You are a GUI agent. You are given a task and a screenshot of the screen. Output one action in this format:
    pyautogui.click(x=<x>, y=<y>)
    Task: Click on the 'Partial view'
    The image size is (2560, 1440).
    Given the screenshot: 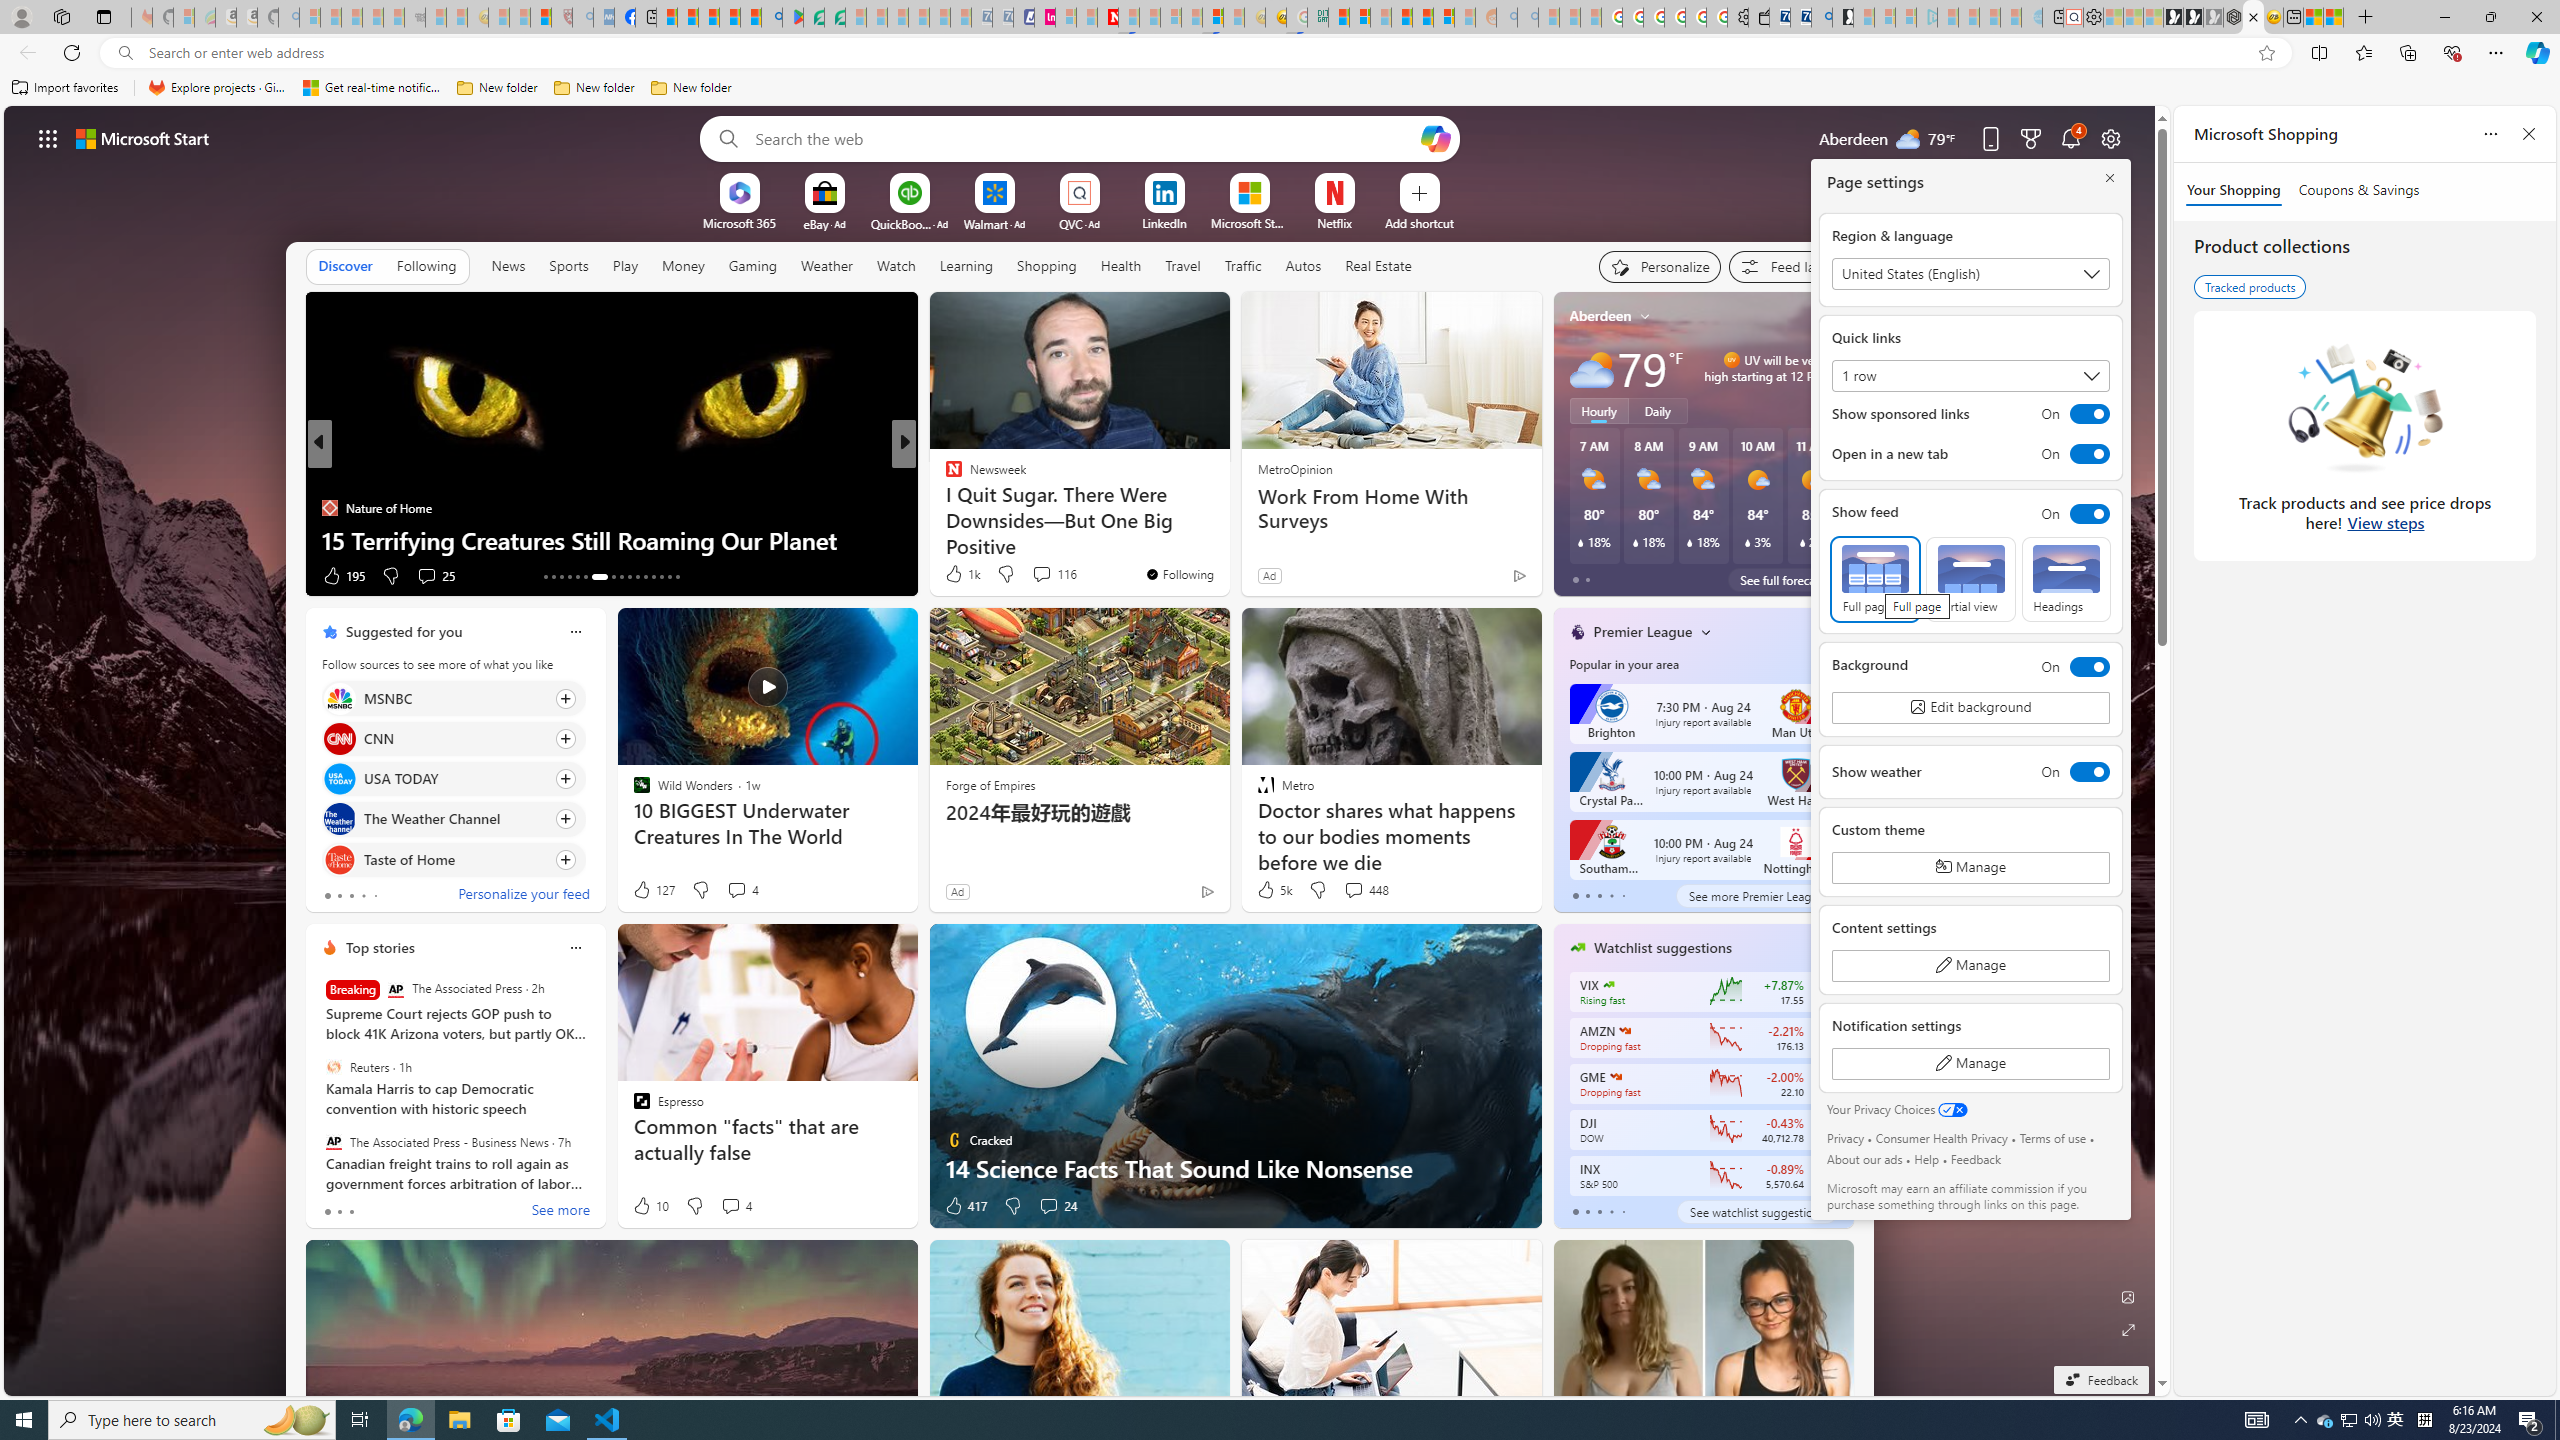 What is the action you would take?
    pyautogui.click(x=1970, y=578)
    